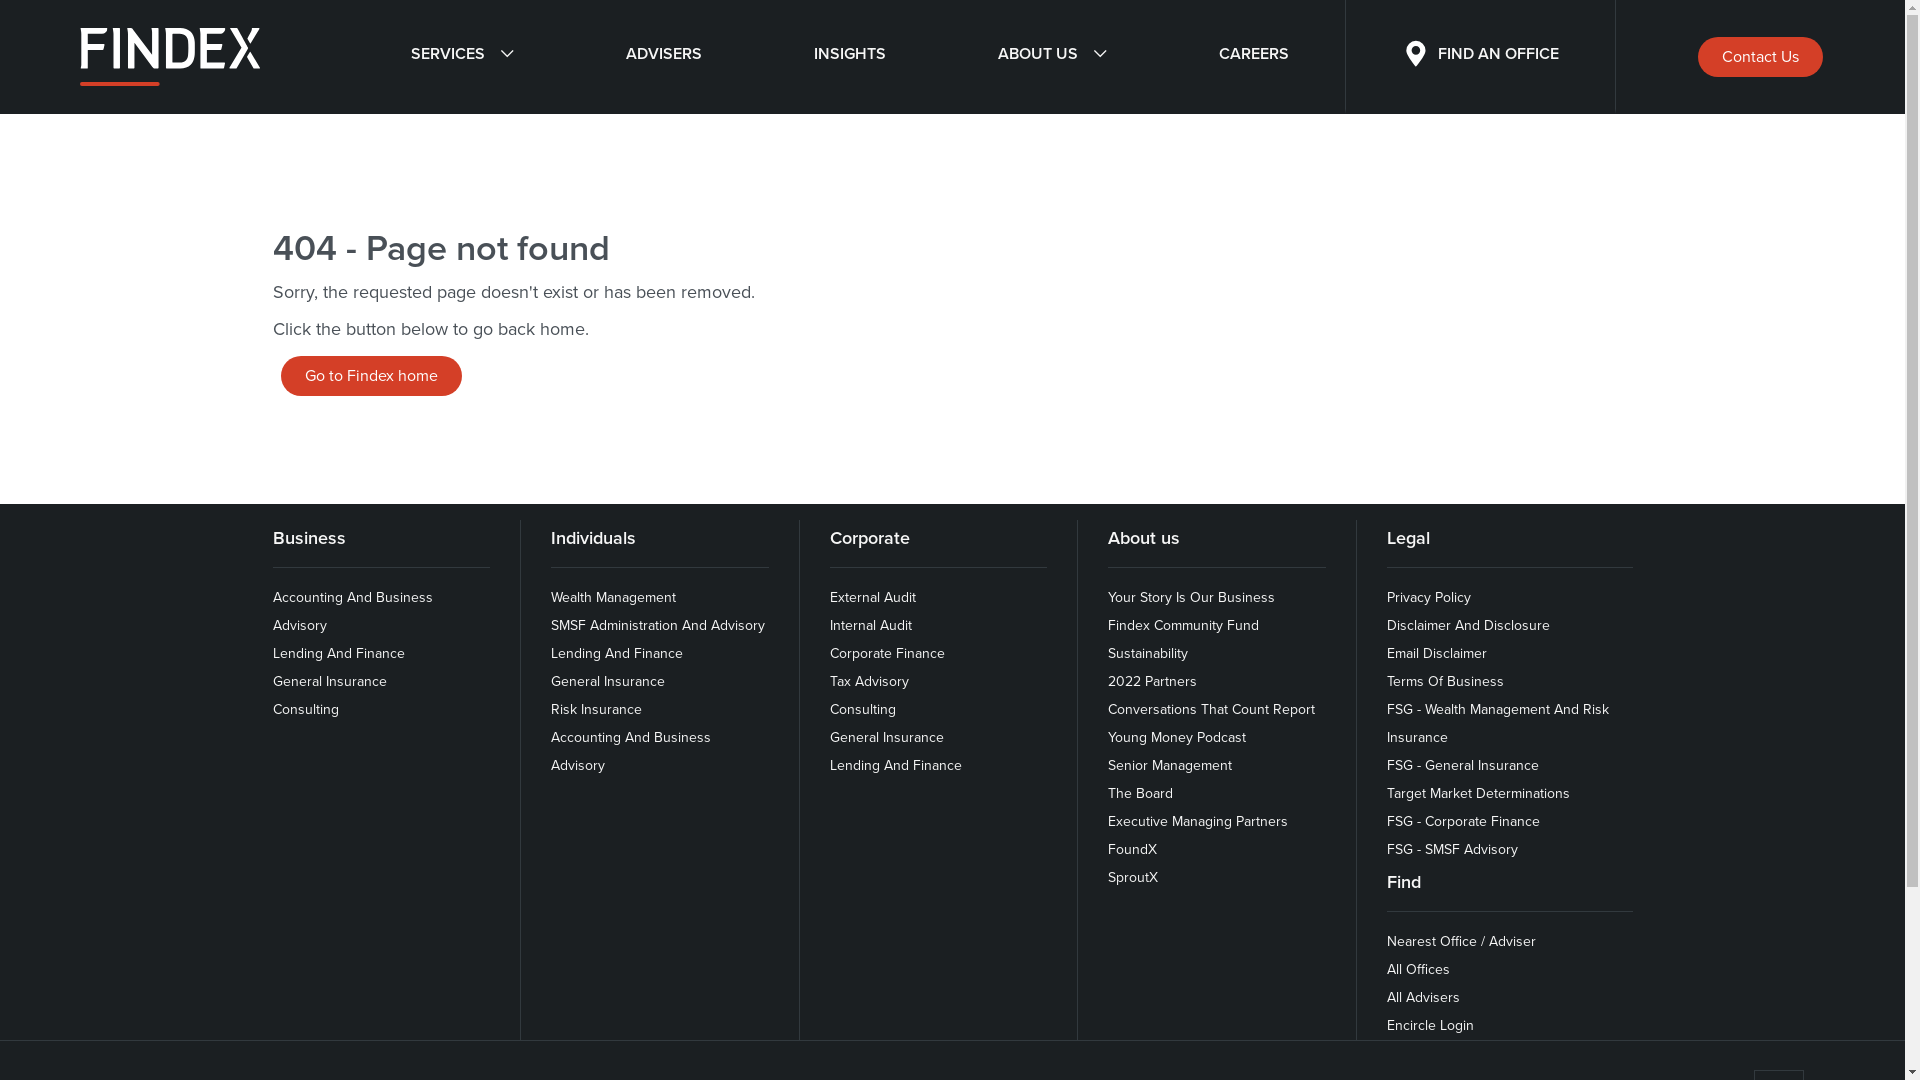 This screenshot has height=1080, width=1920. I want to click on 'ABOUT US', so click(1050, 56).